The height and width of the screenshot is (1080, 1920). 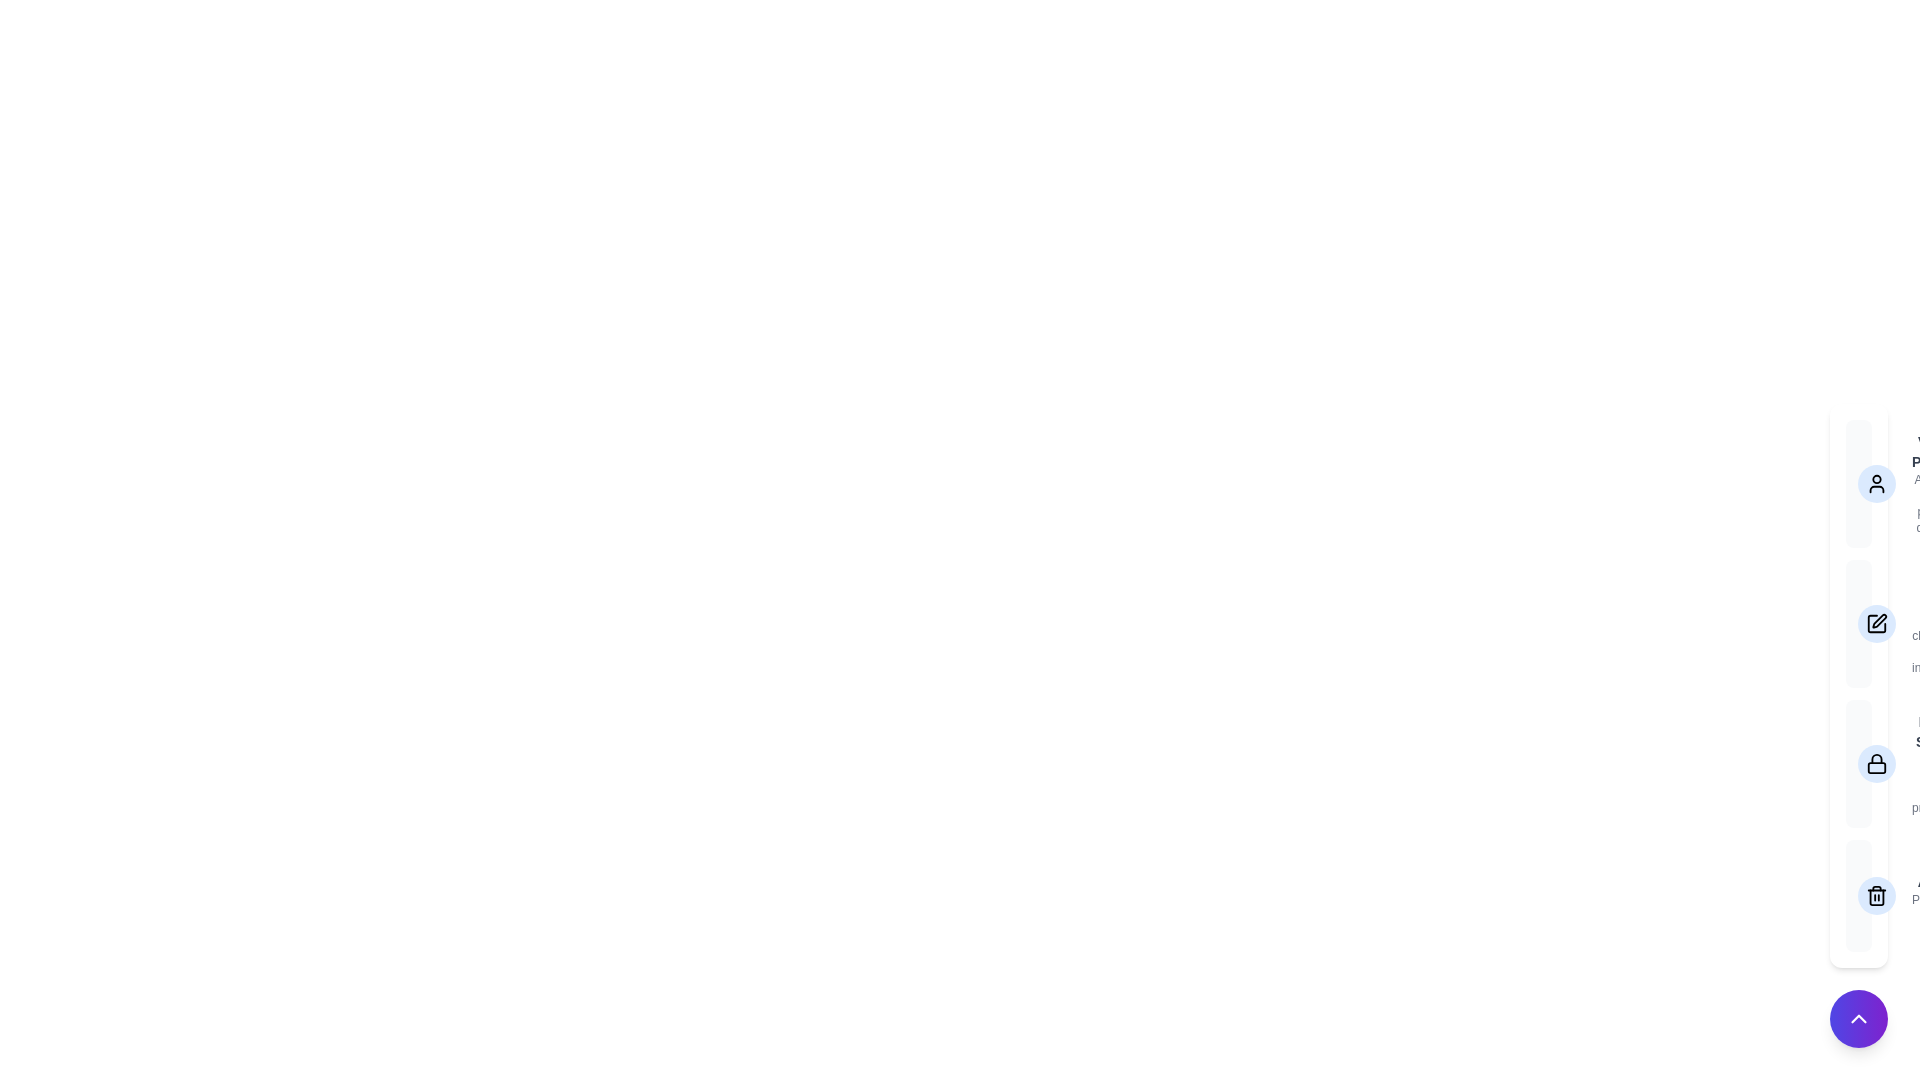 I want to click on the option View Profile to view its details, so click(x=1857, y=483).